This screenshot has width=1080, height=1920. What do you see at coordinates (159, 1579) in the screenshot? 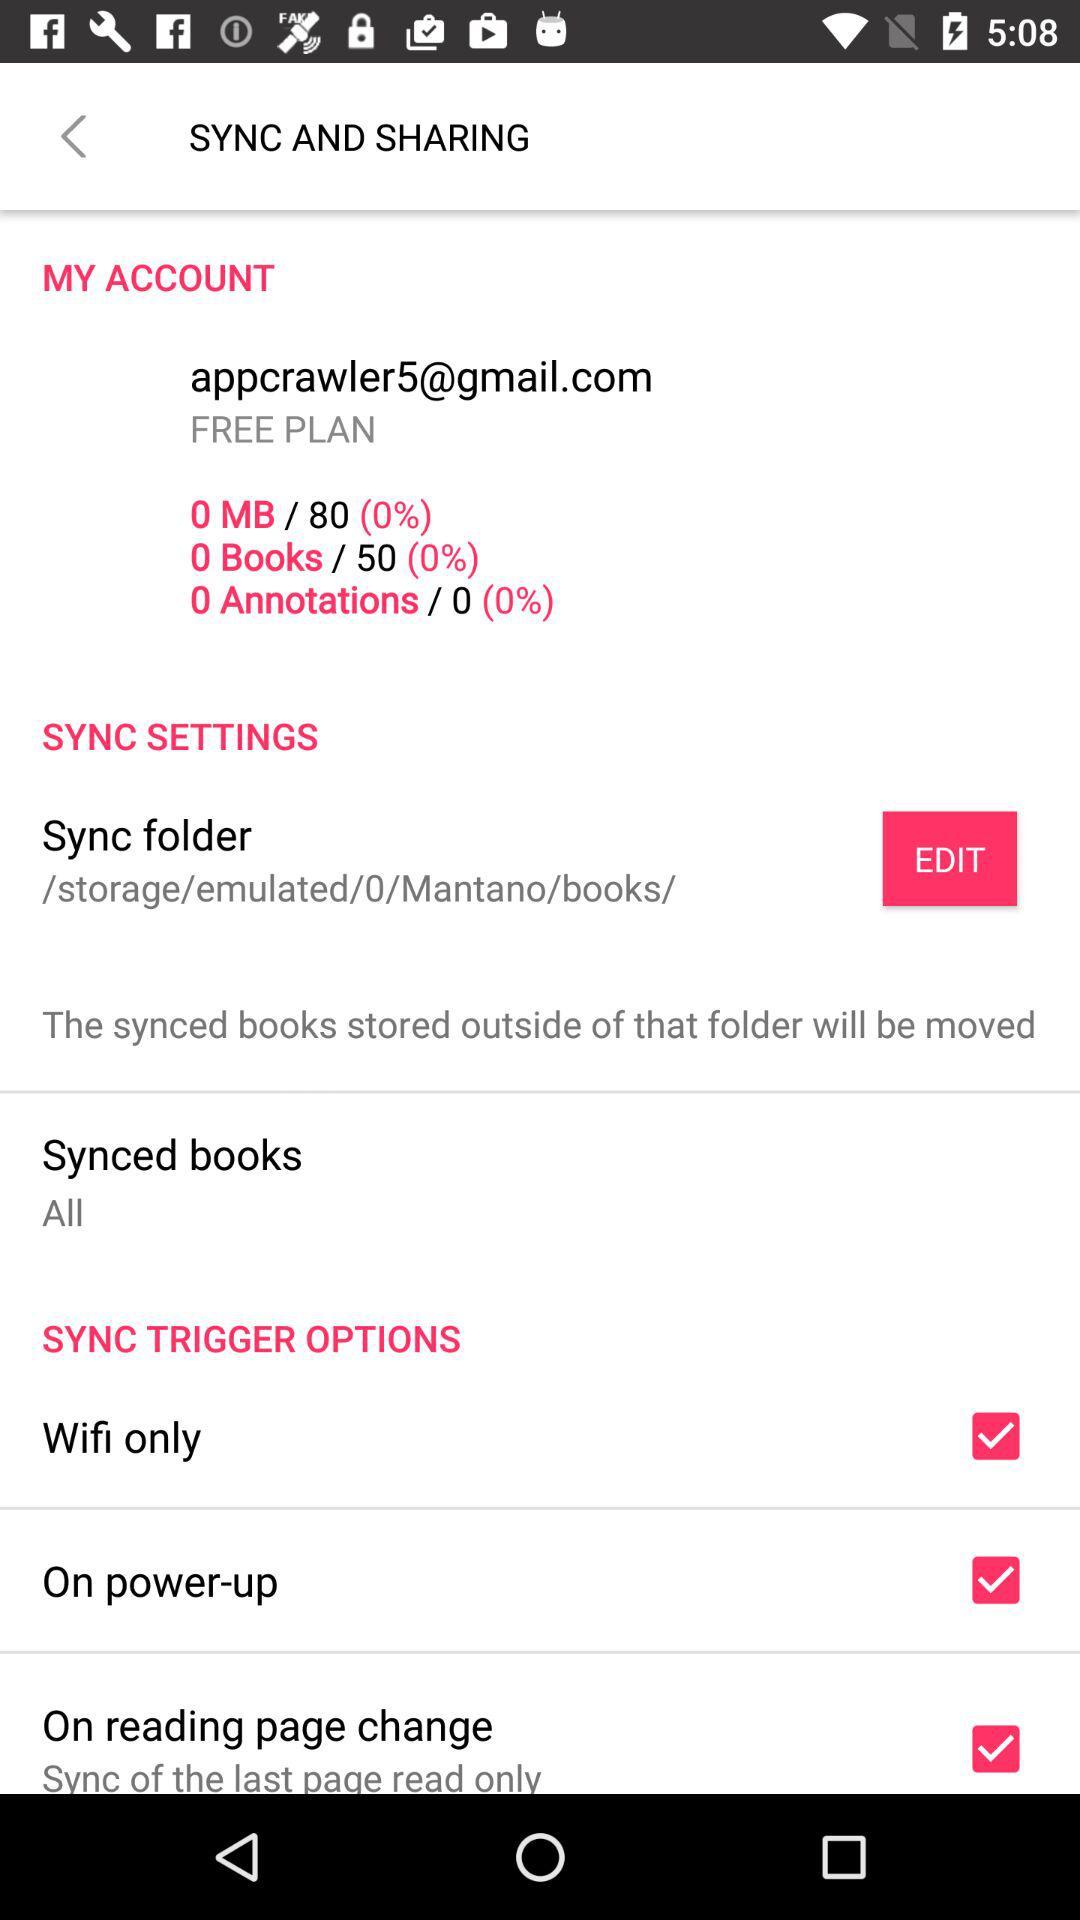
I see `the icon above the on reading page item` at bounding box center [159, 1579].